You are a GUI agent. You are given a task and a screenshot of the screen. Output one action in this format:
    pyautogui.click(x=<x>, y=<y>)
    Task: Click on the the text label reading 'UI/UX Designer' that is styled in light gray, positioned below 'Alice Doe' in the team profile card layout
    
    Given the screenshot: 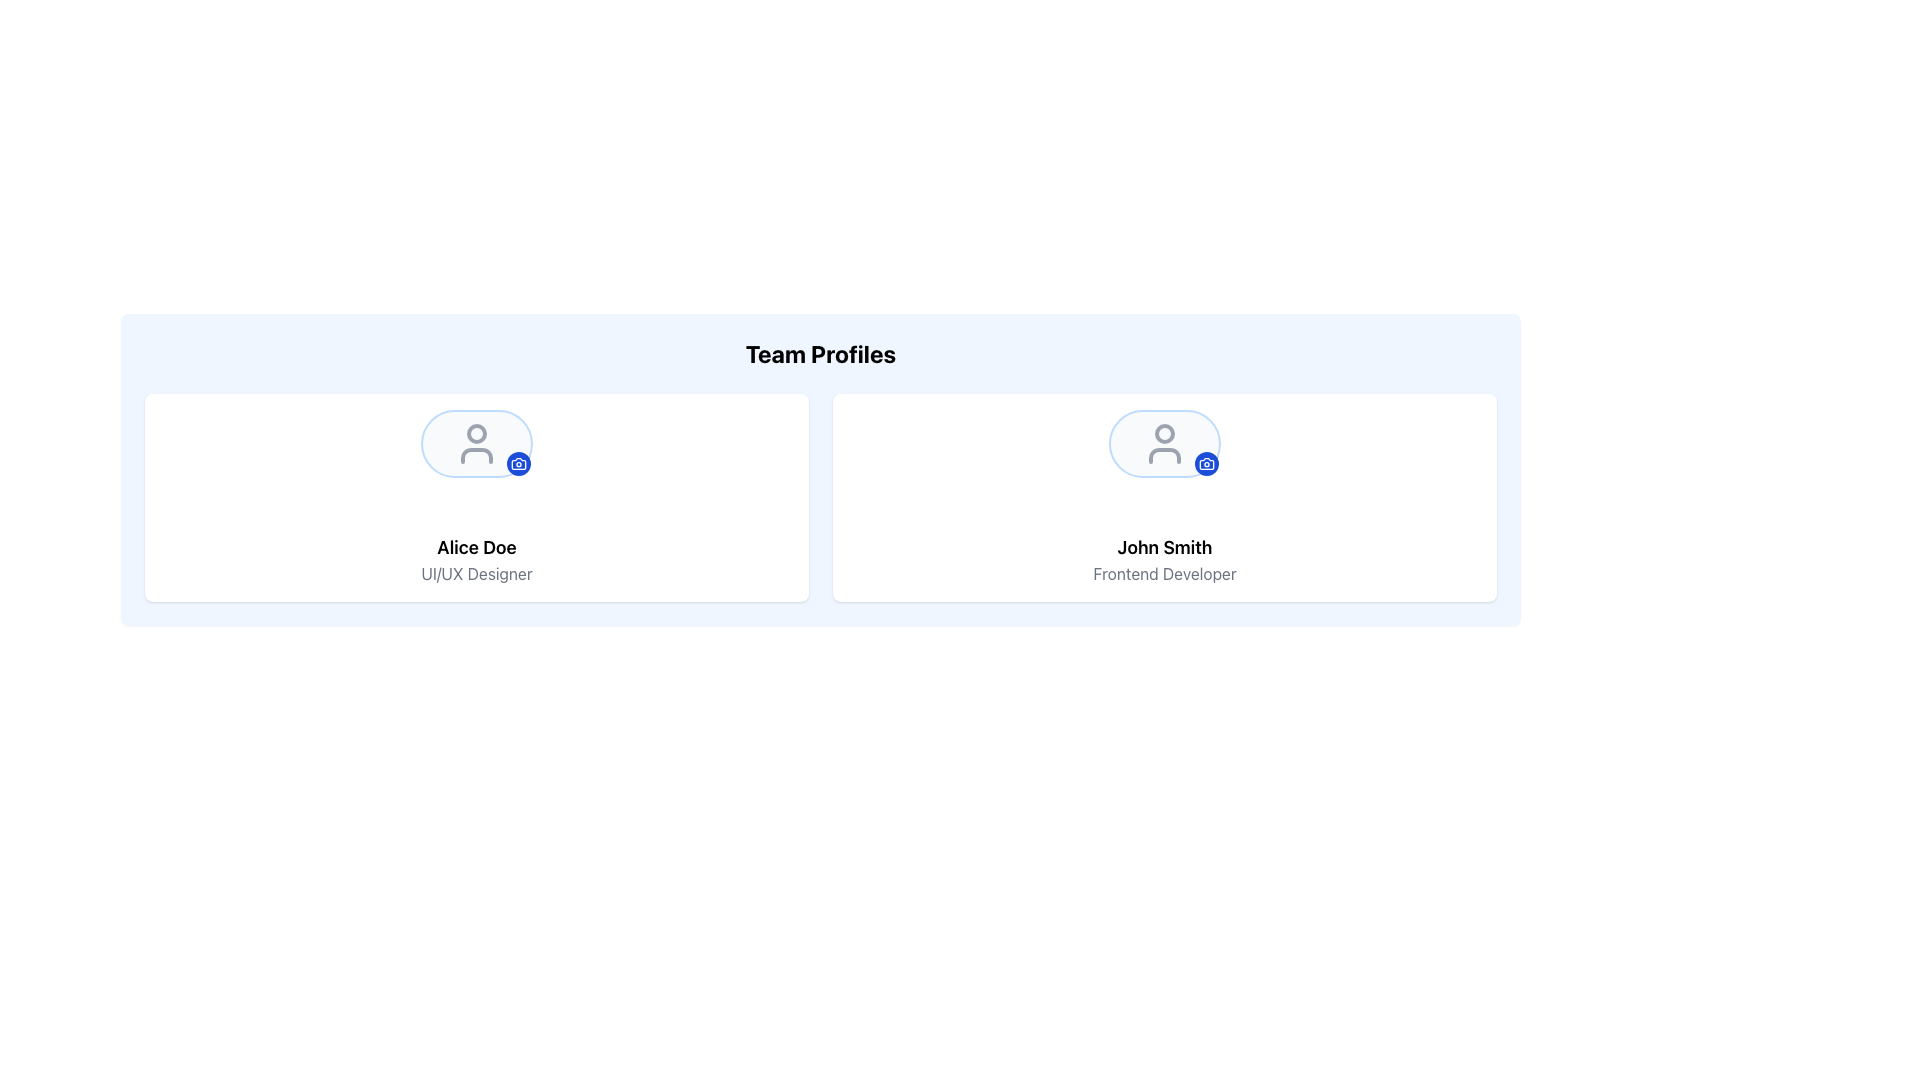 What is the action you would take?
    pyautogui.click(x=475, y=574)
    